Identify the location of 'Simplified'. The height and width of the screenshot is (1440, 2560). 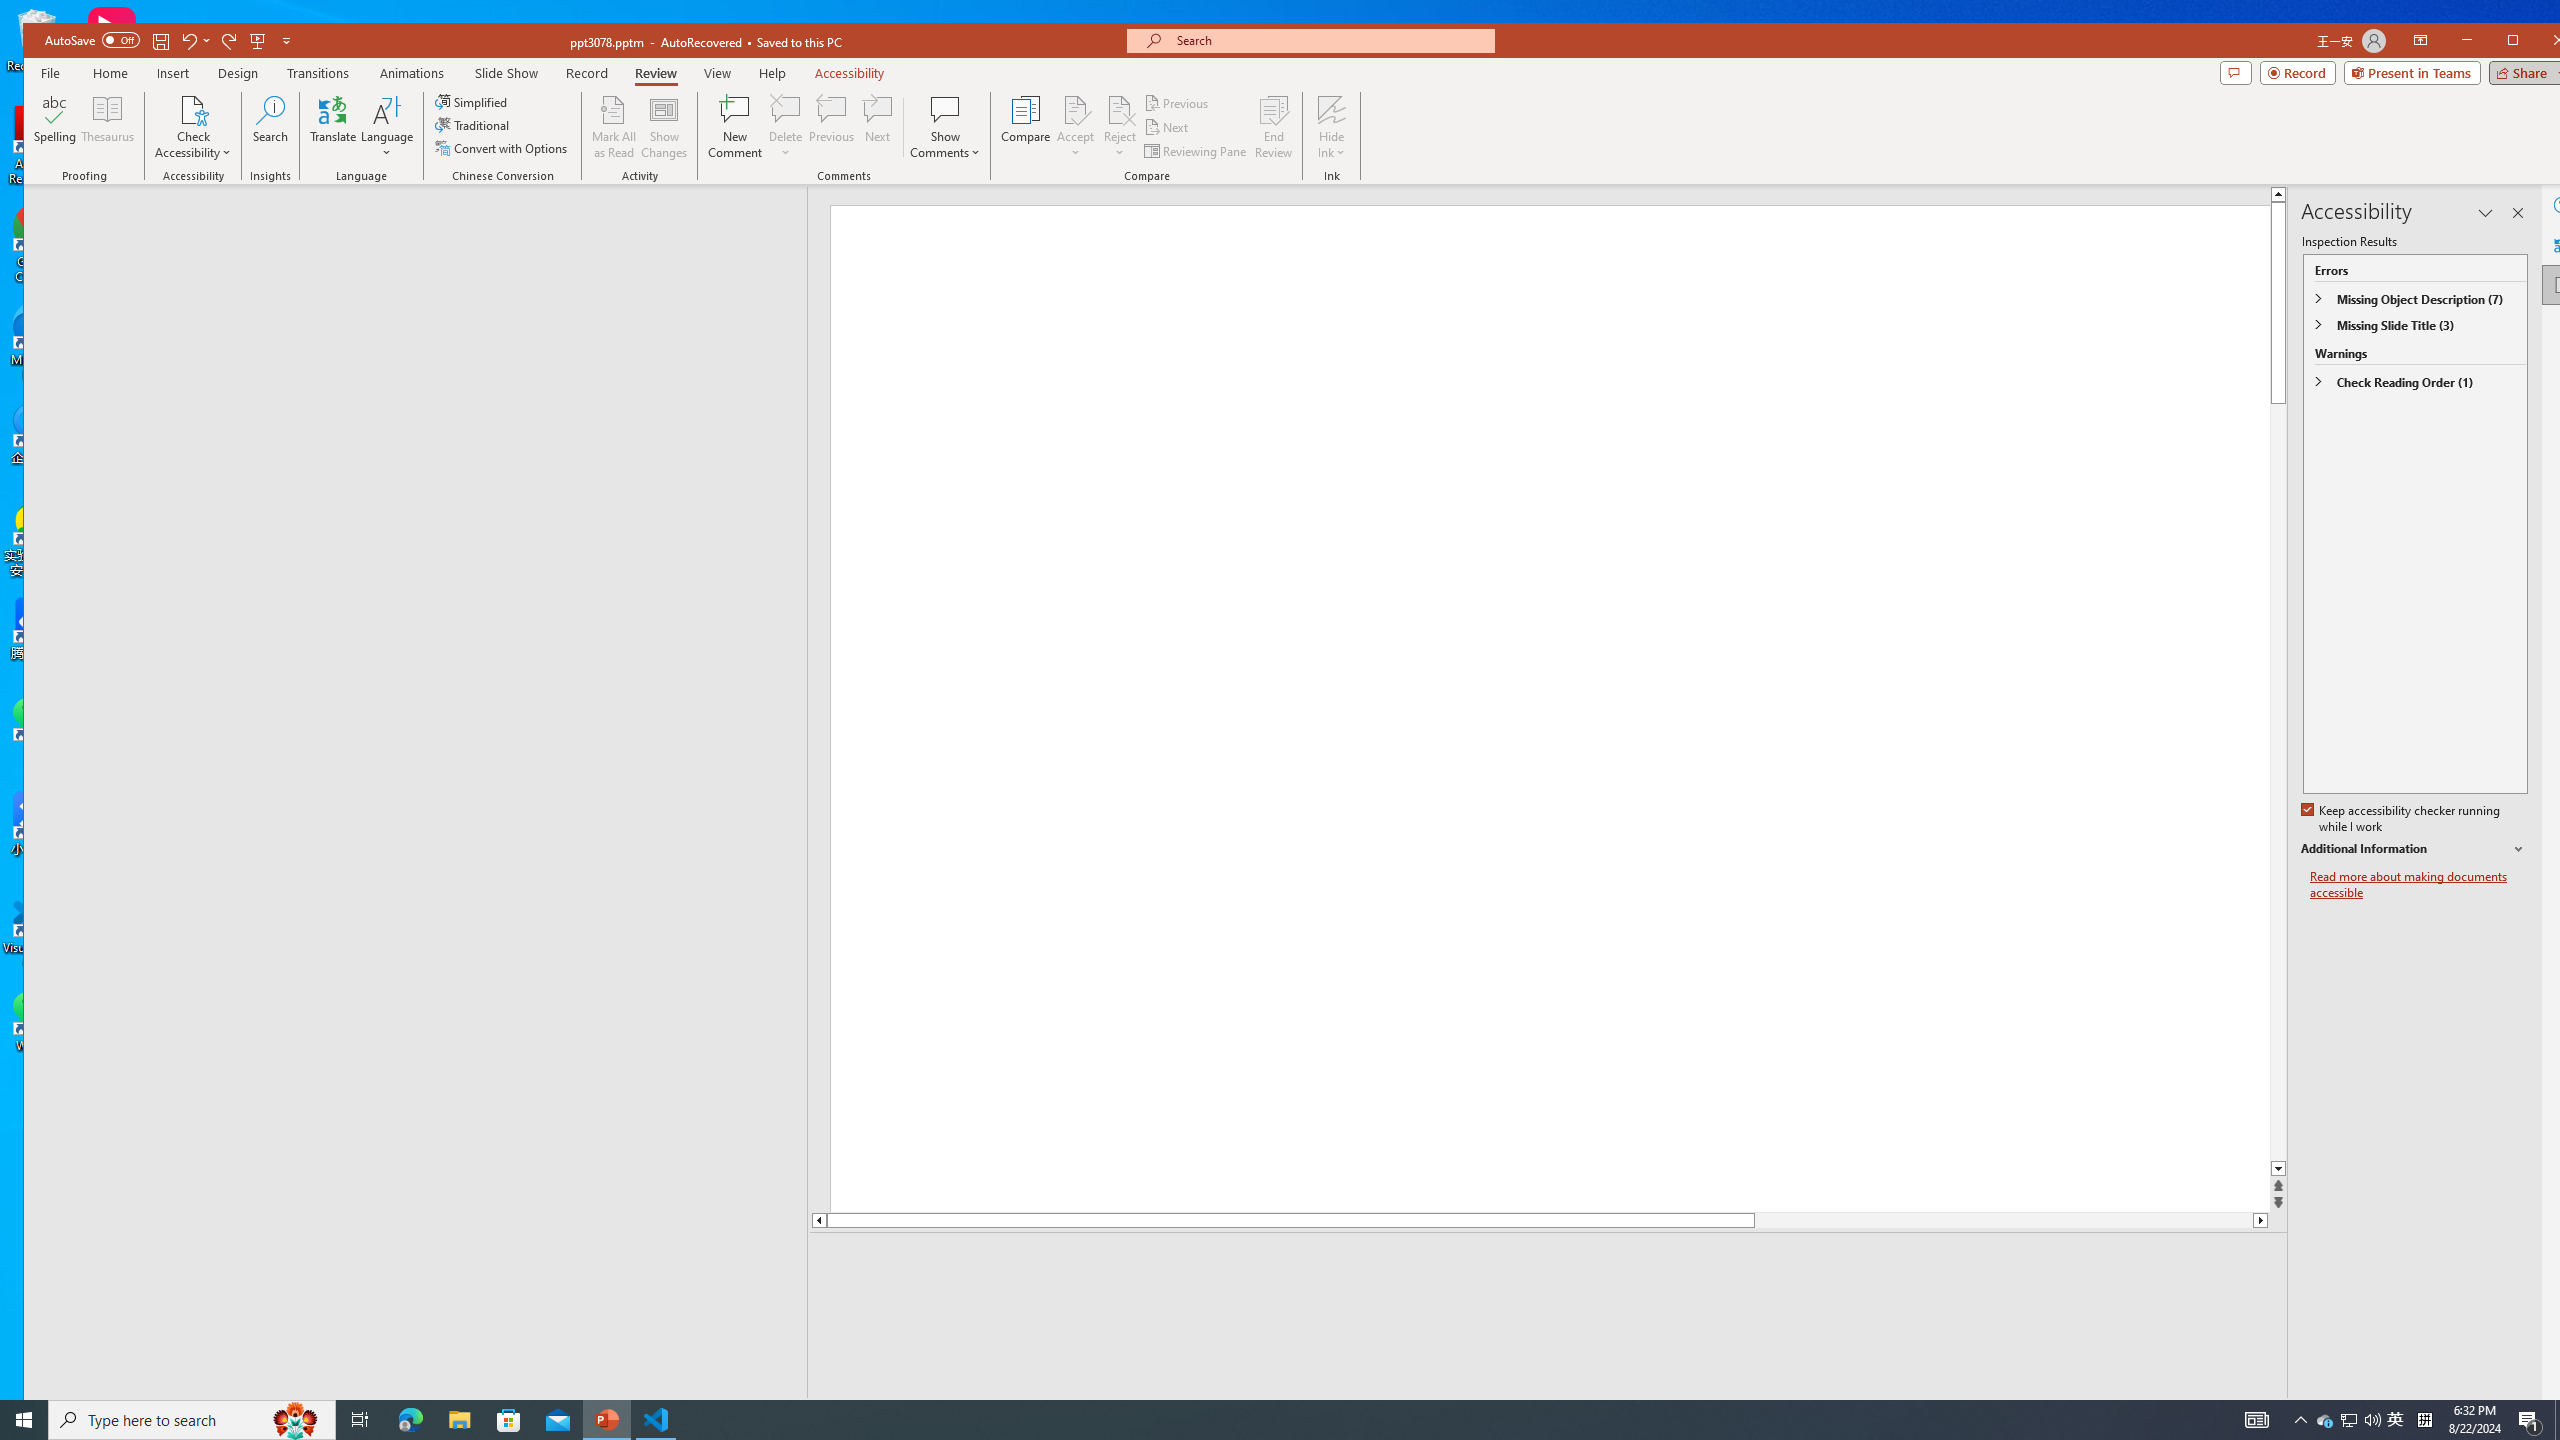
(472, 102).